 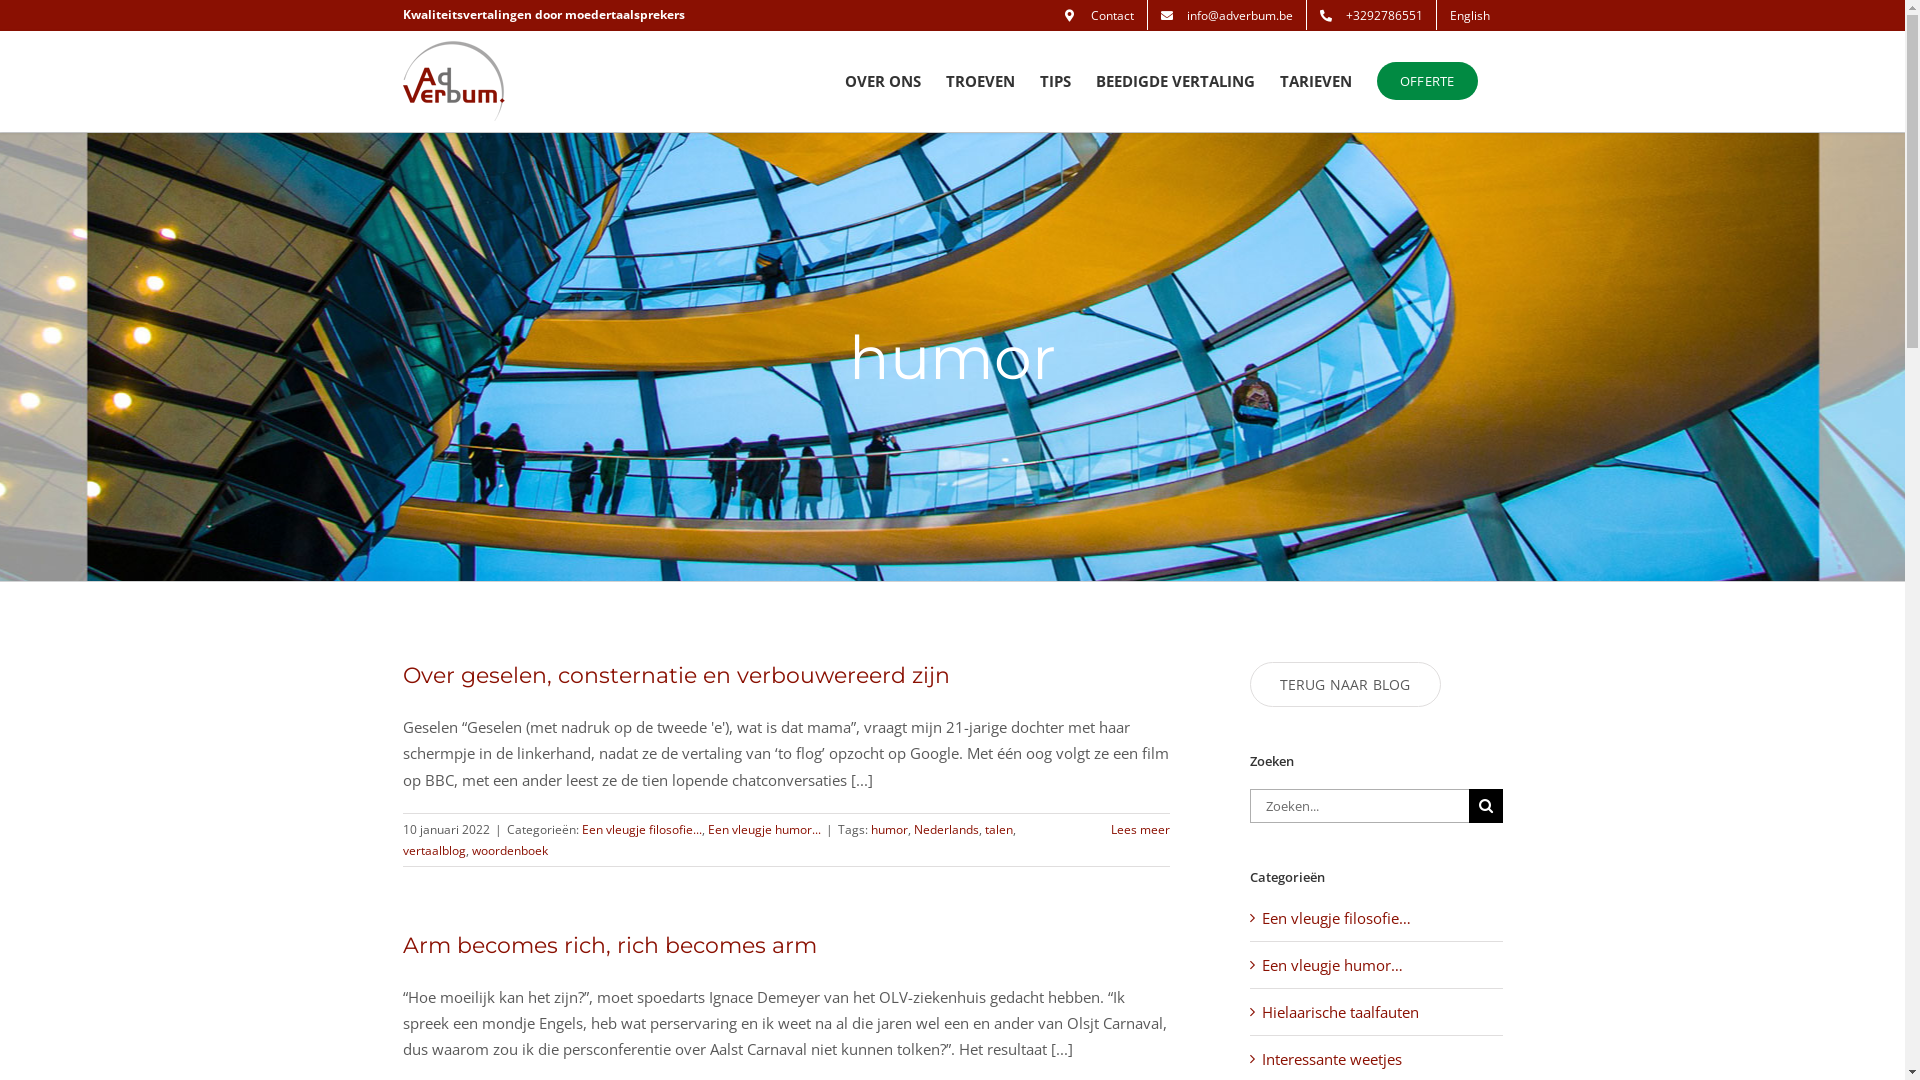 What do you see at coordinates (1054, 80) in the screenshot?
I see `'TIPS'` at bounding box center [1054, 80].